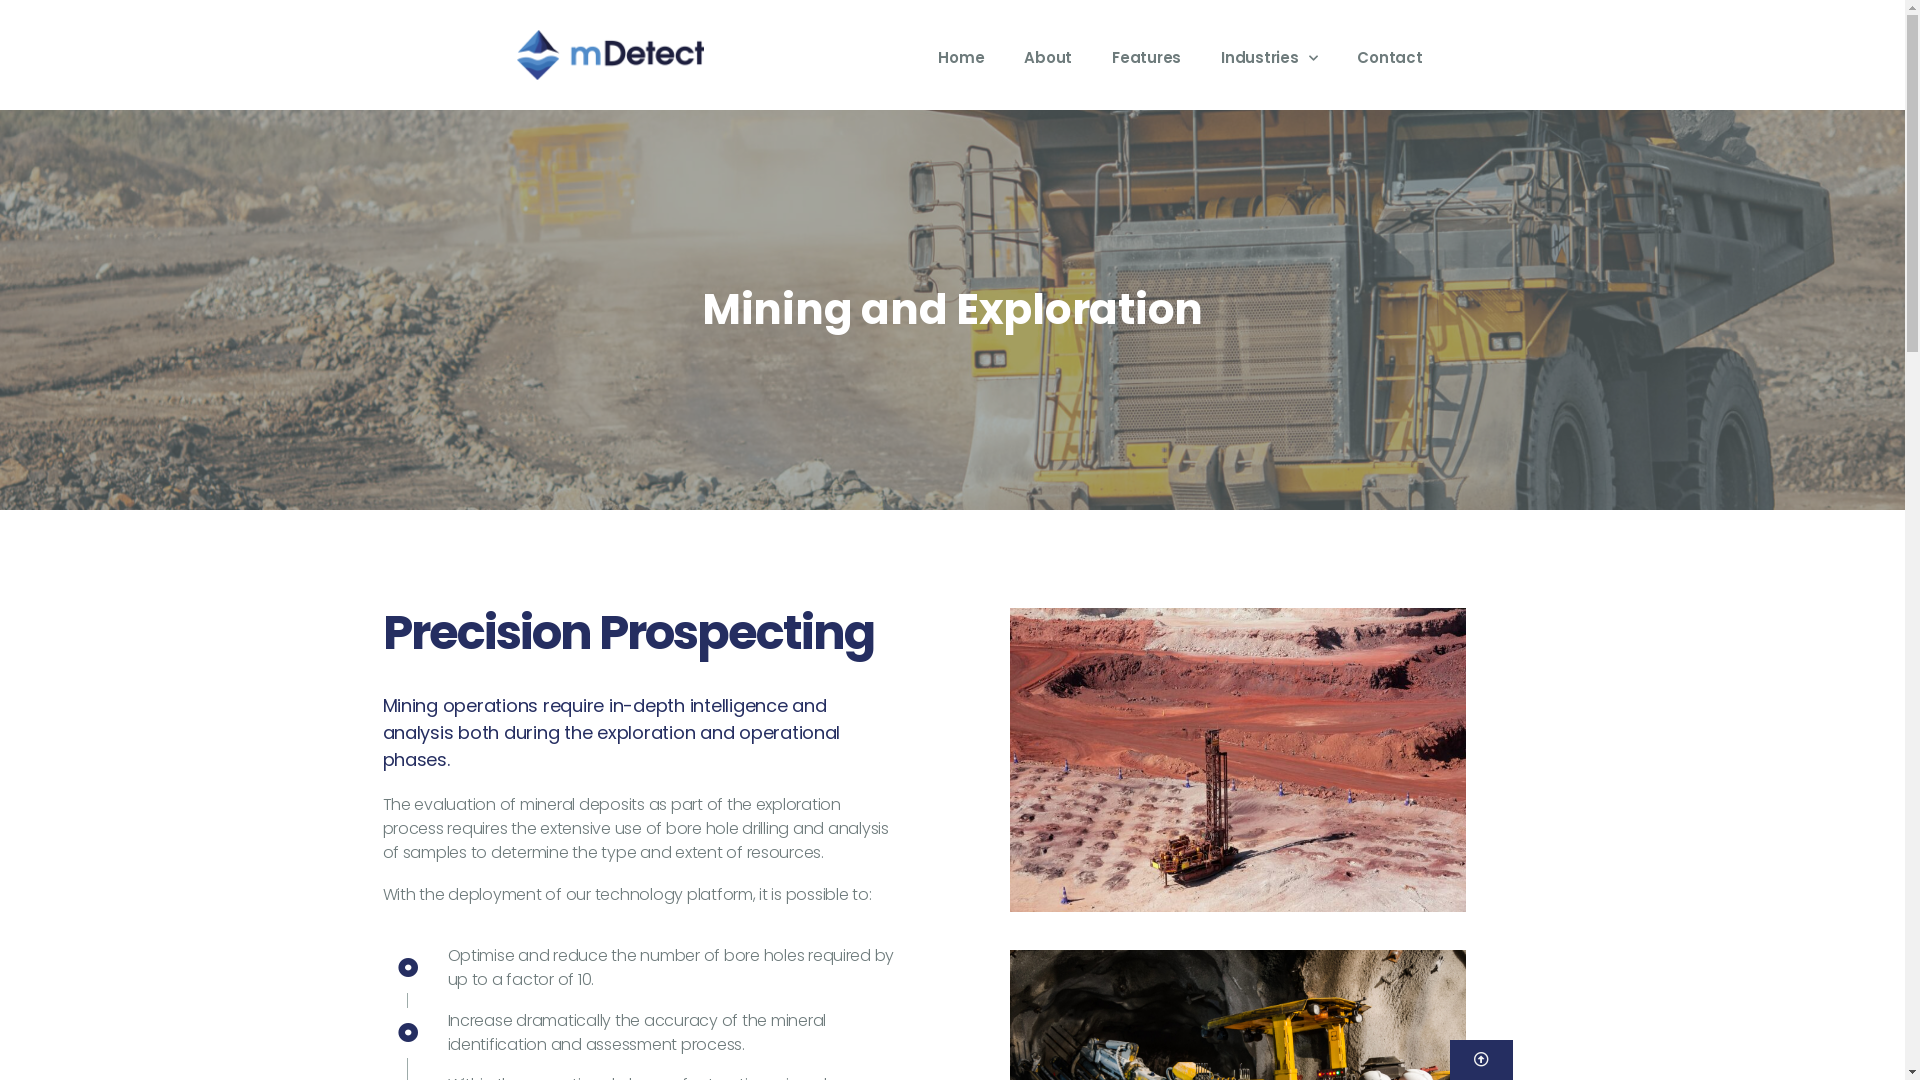  I want to click on 'Features', so click(1146, 56).